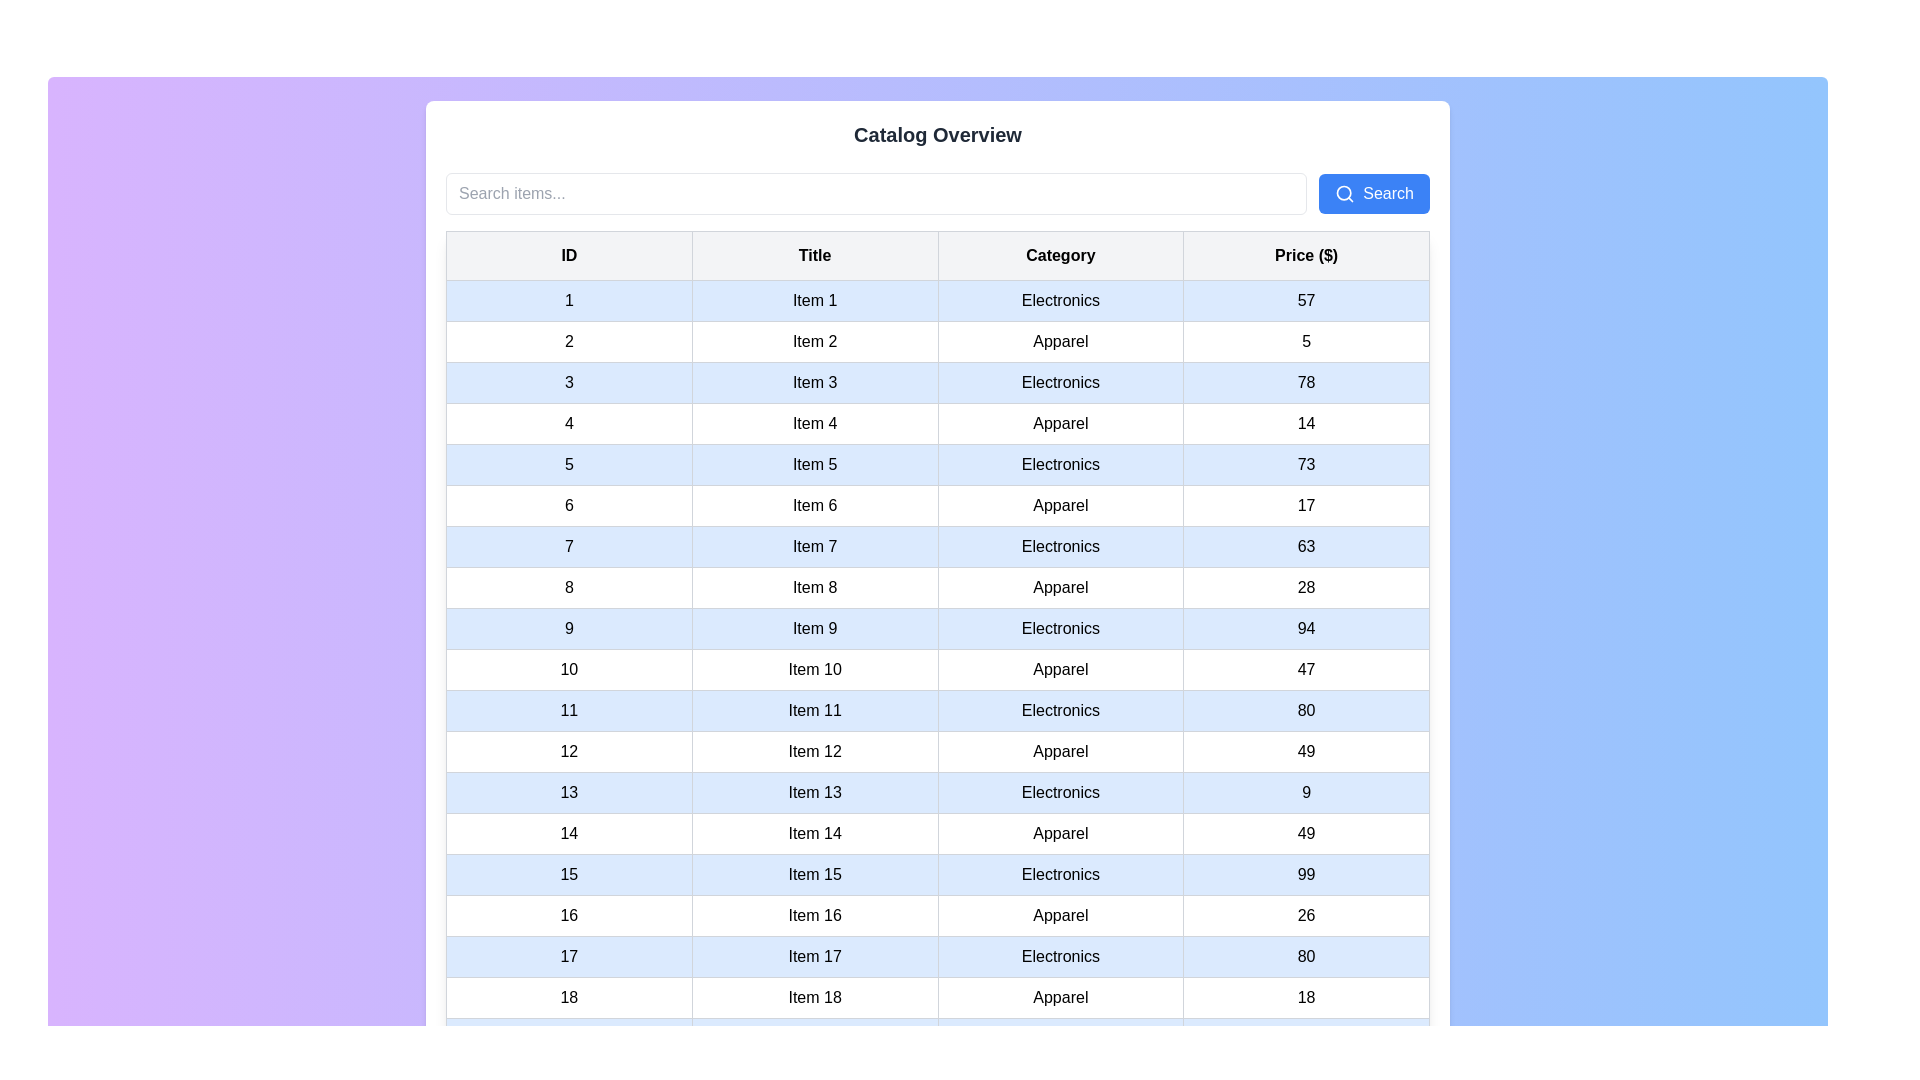 The height and width of the screenshot is (1080, 1920). What do you see at coordinates (936, 874) in the screenshot?
I see `information displayed in the 15th row of the table, which contains details about an item including ID, title, category, and price` at bounding box center [936, 874].